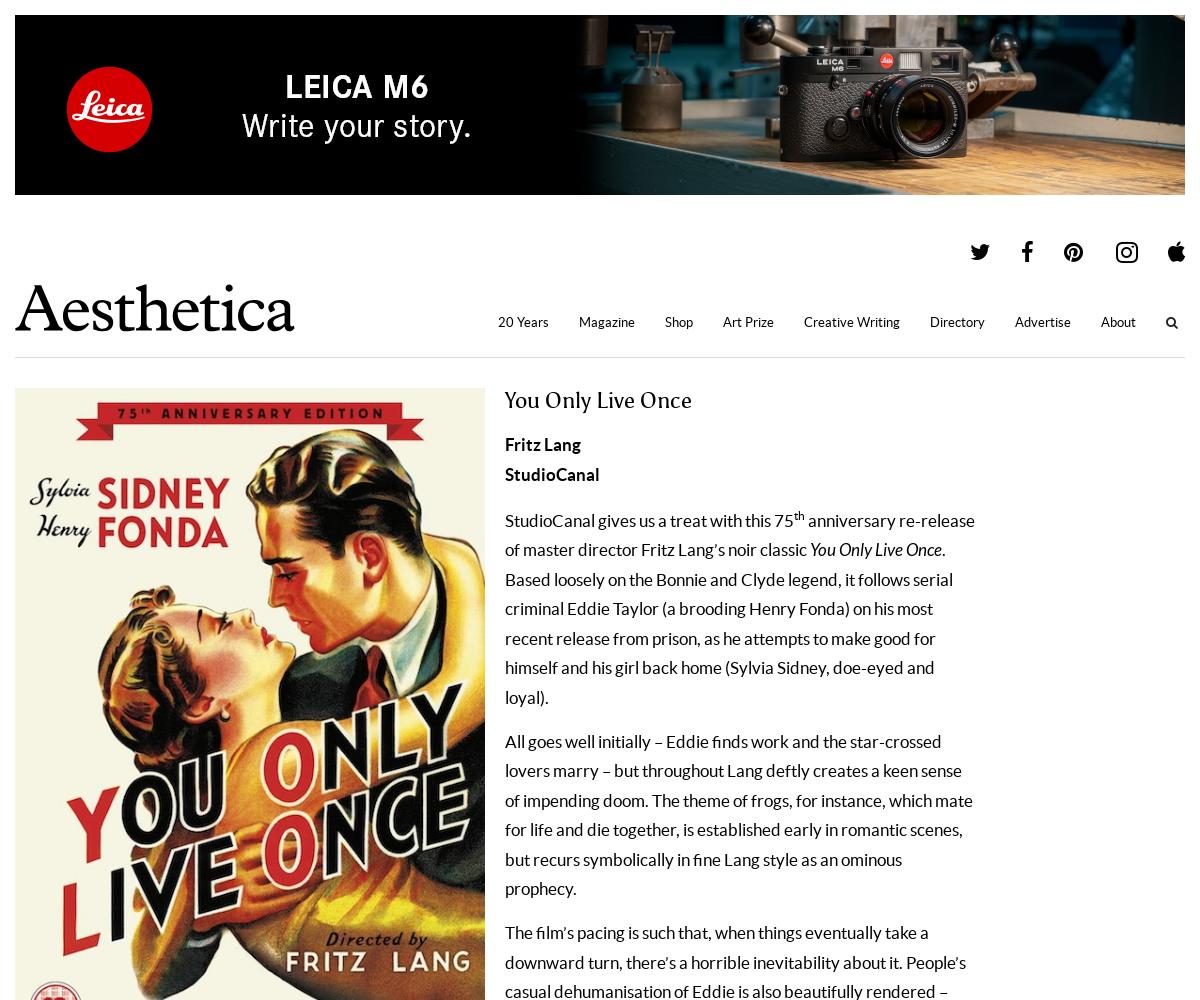 The image size is (1200, 1000). I want to click on 'Art Prize', so click(723, 321).